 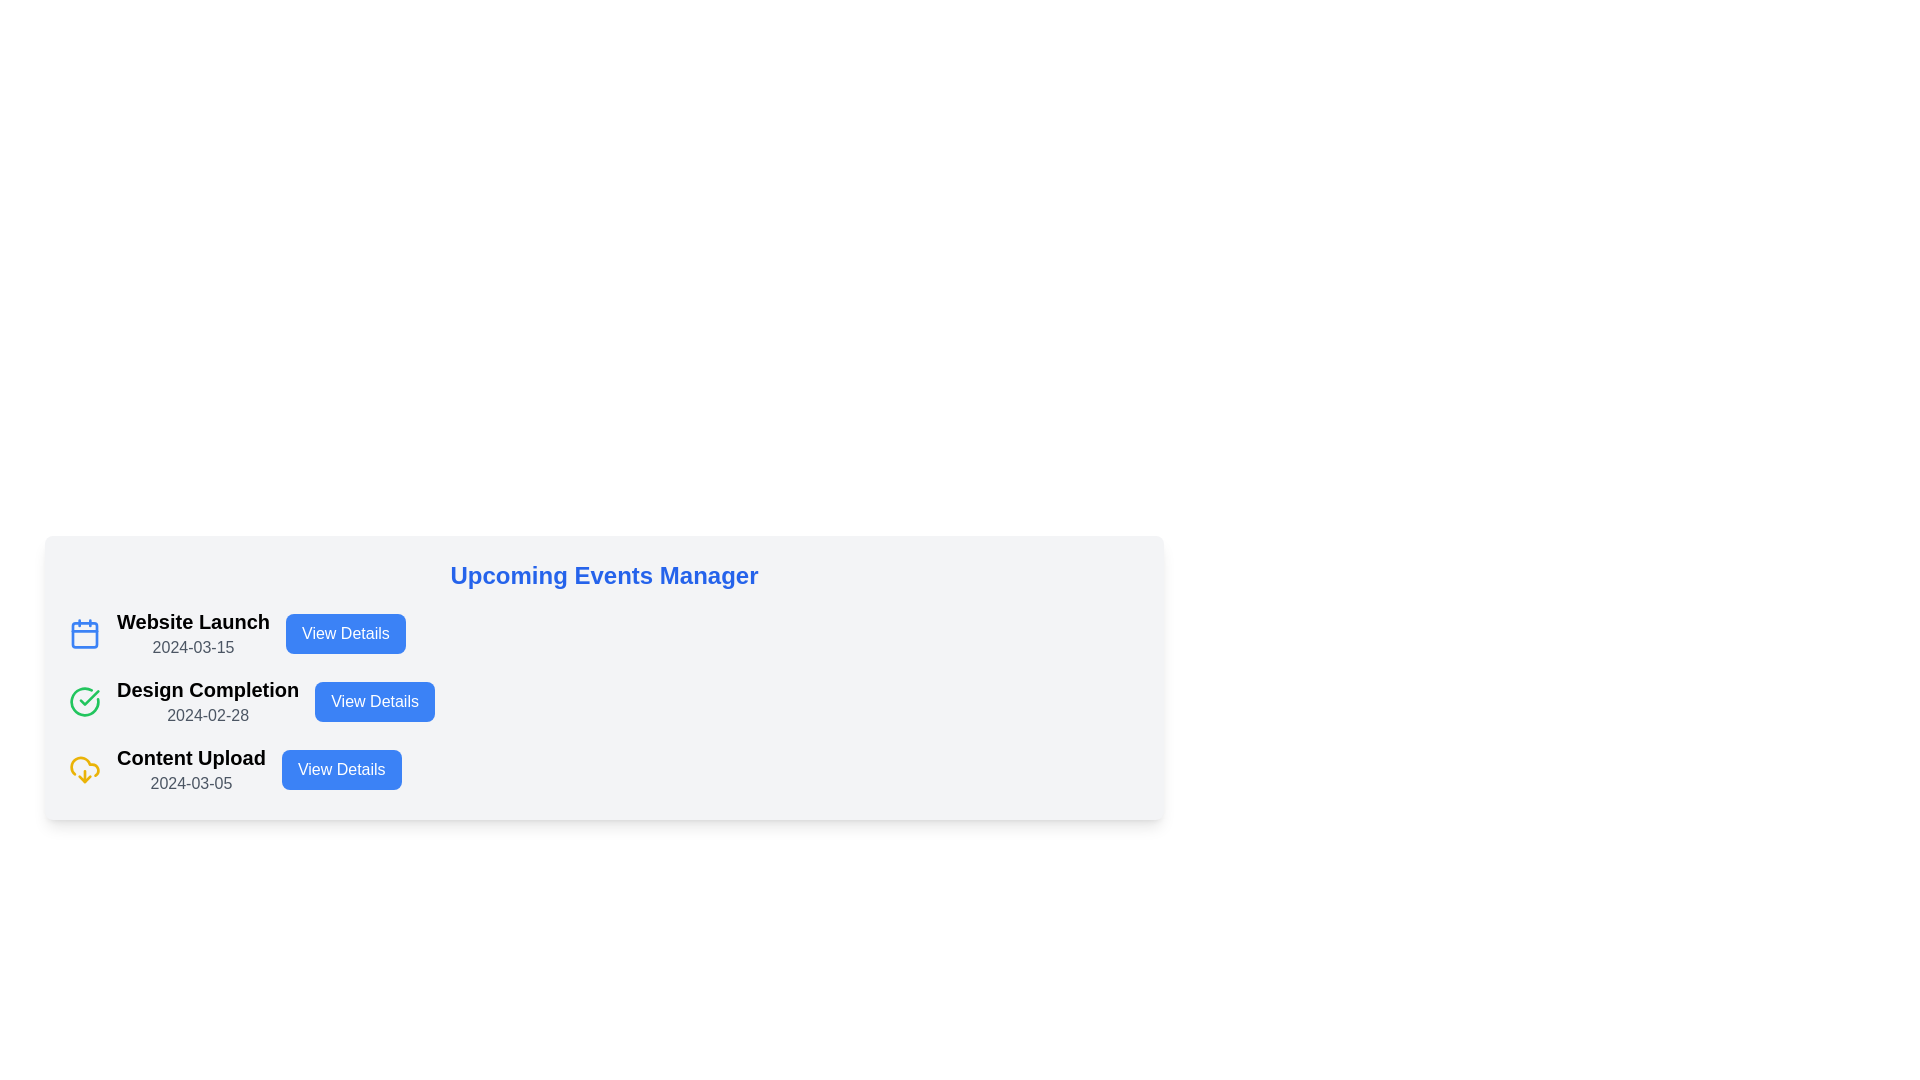 I want to click on the Text Display element that shows 'Design Completion' in bold and the date '2024-02-28' in gray, which is positioned between 'Website Launch' and 'Content Upload', so click(x=208, y=701).